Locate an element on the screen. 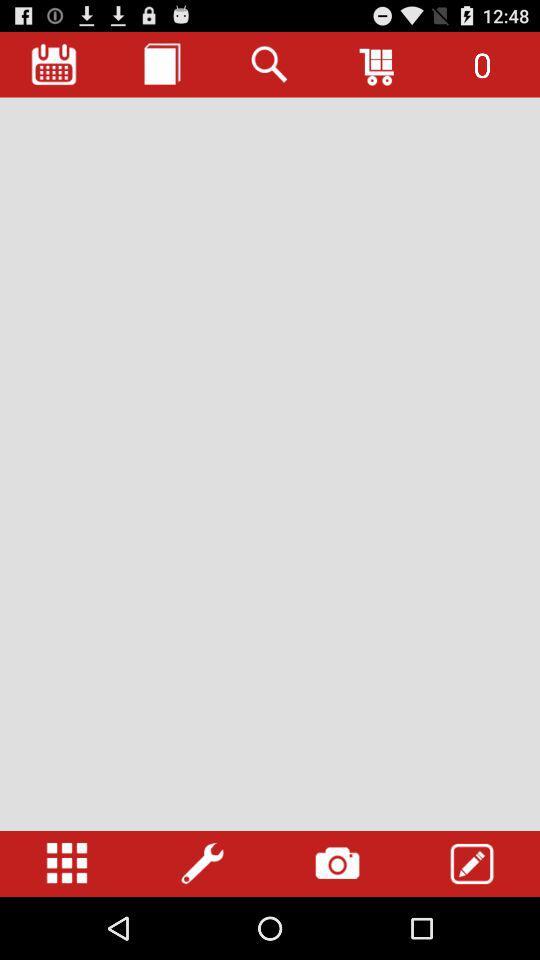  the camera tab is located at coordinates (337, 863).